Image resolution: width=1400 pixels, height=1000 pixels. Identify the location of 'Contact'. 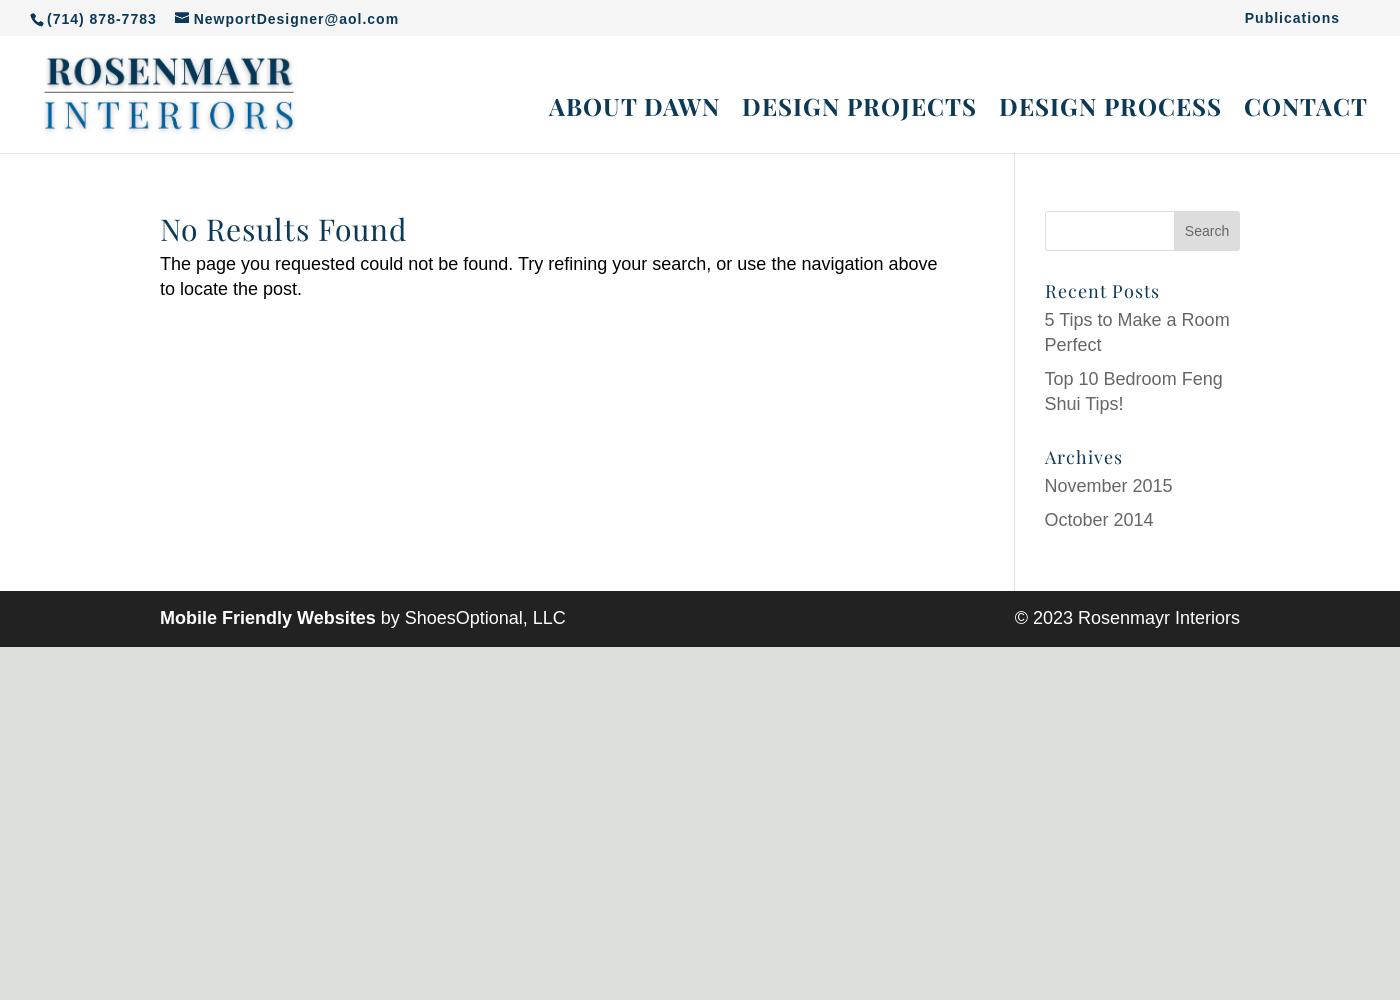
(1244, 105).